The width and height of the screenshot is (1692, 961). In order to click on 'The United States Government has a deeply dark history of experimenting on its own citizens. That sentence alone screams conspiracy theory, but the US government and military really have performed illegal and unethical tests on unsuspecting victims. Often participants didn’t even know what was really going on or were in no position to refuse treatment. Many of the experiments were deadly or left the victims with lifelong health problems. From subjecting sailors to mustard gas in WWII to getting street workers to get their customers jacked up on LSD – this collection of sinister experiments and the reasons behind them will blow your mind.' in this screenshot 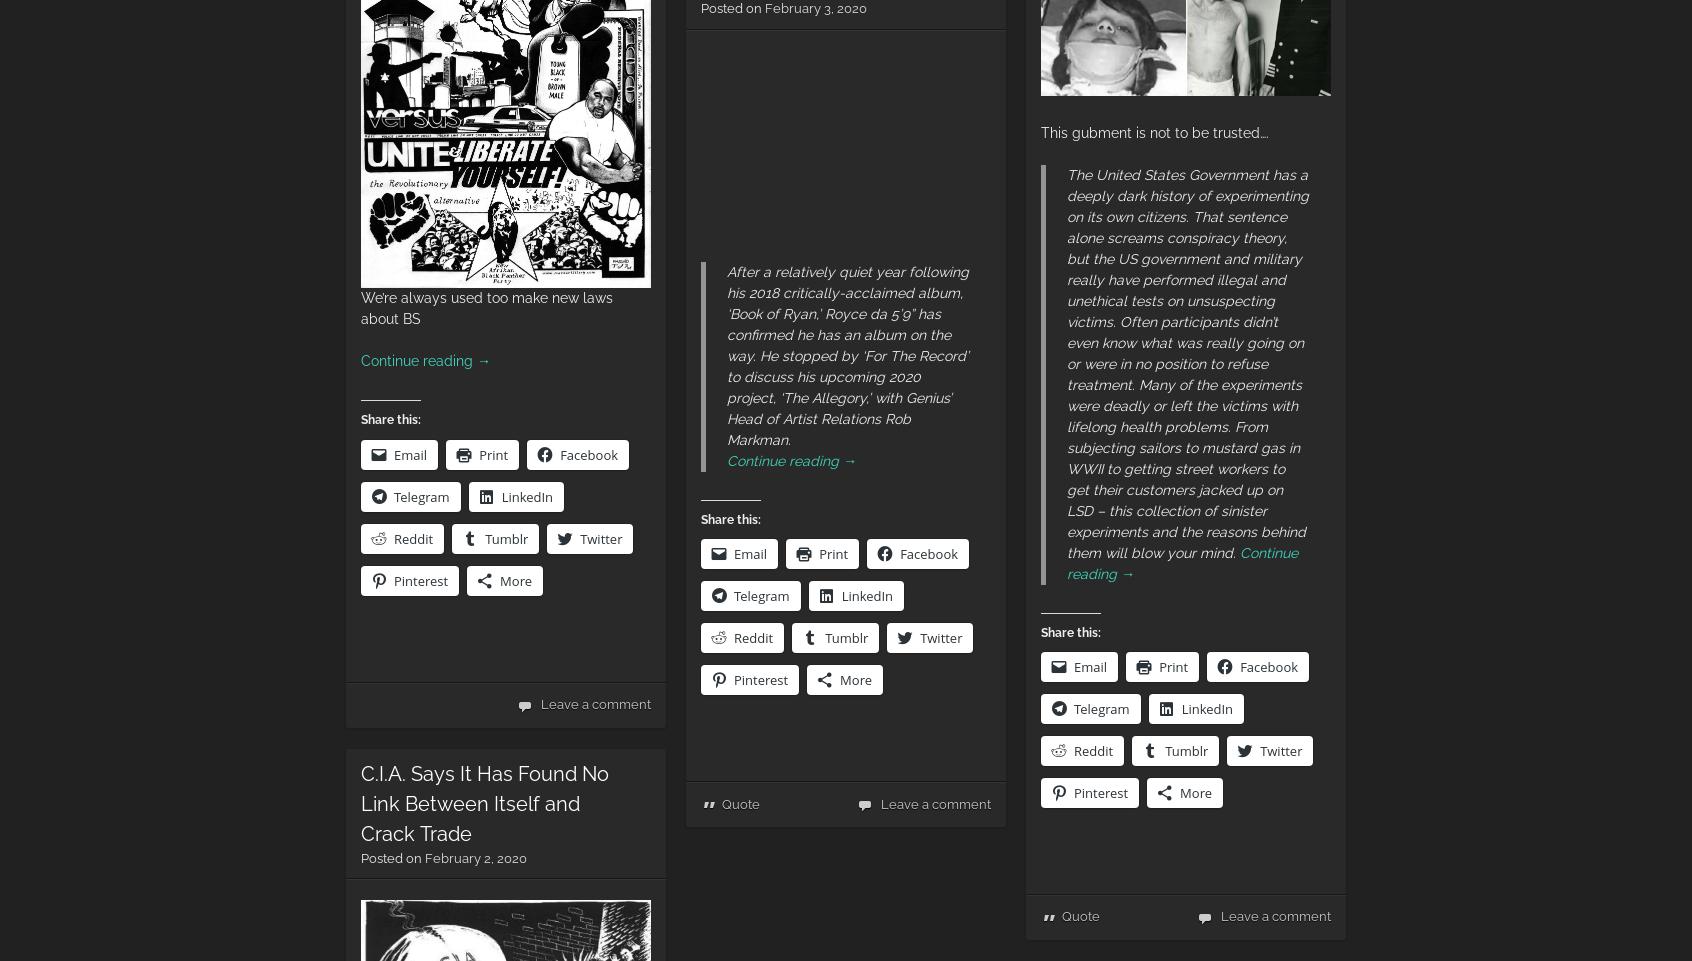, I will do `click(1186, 361)`.